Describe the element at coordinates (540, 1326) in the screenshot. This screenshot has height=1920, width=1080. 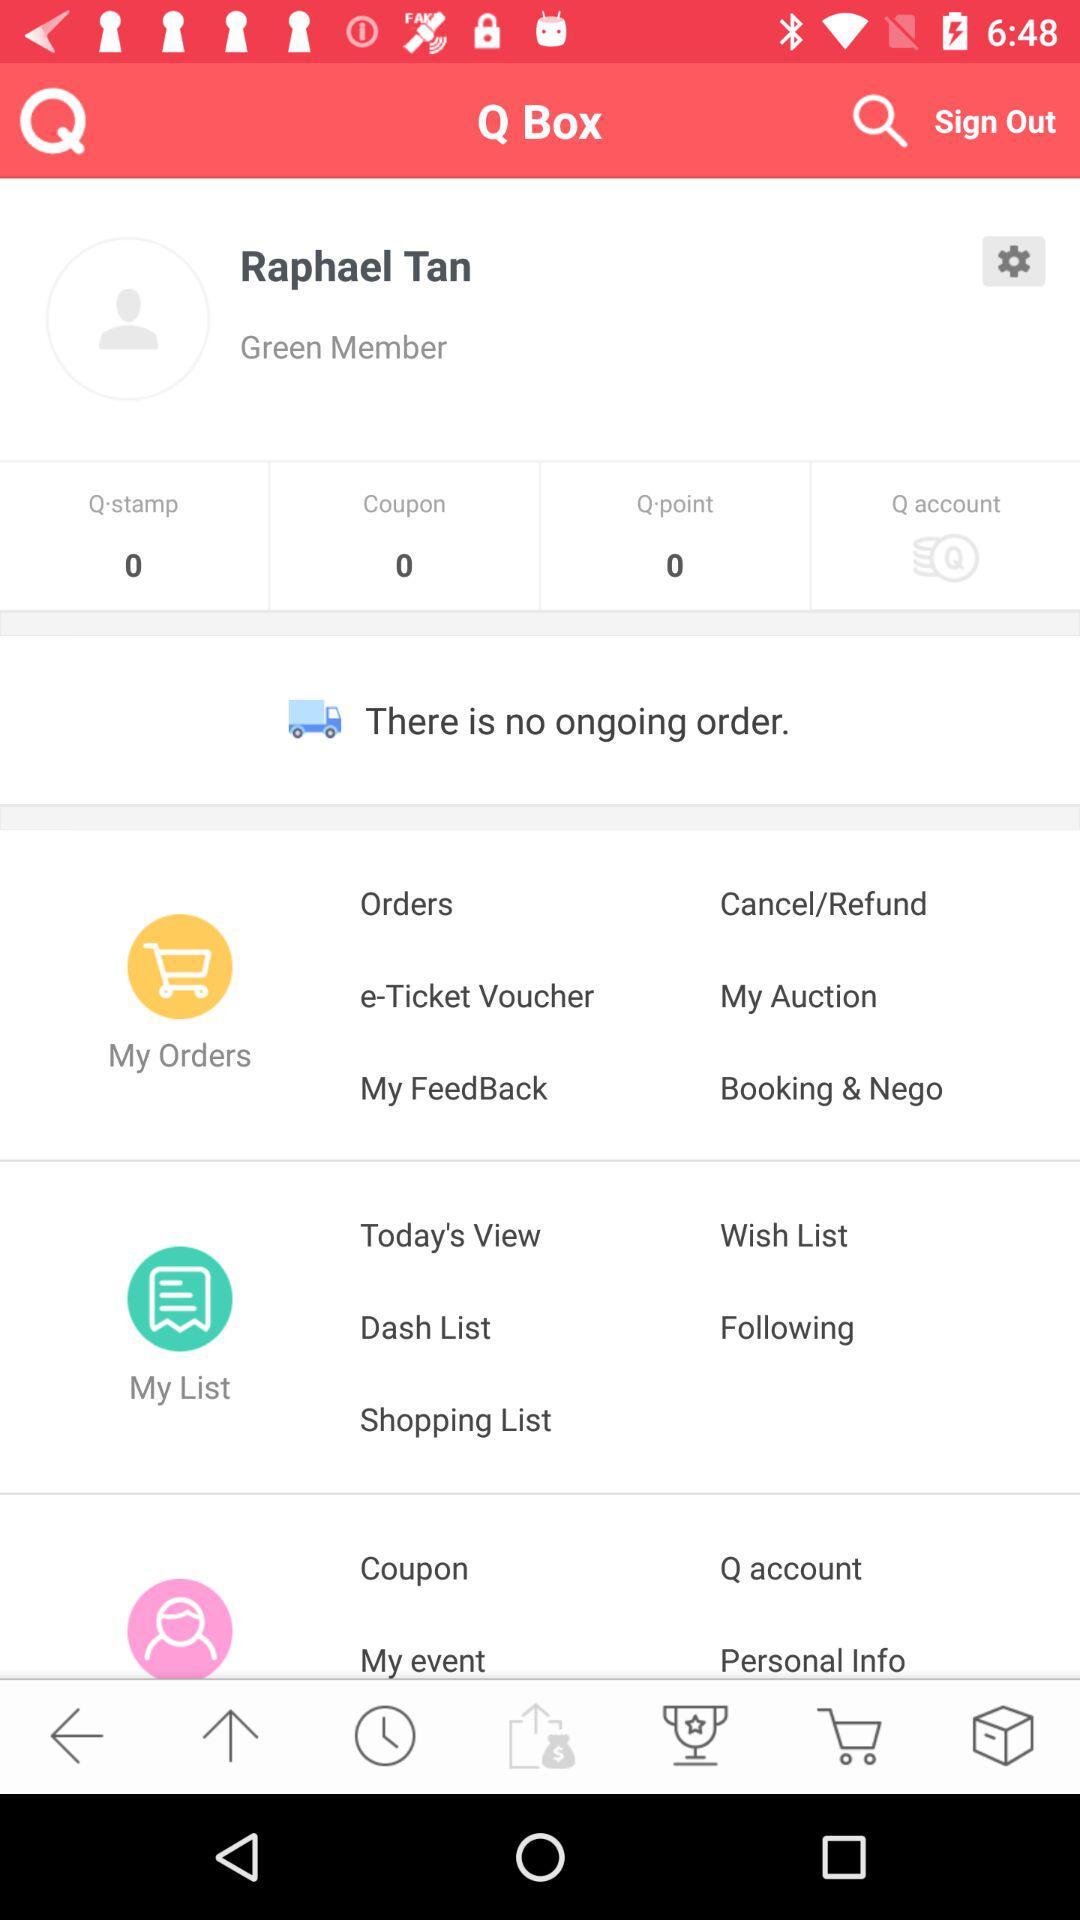
I see `item next to the my list icon` at that location.